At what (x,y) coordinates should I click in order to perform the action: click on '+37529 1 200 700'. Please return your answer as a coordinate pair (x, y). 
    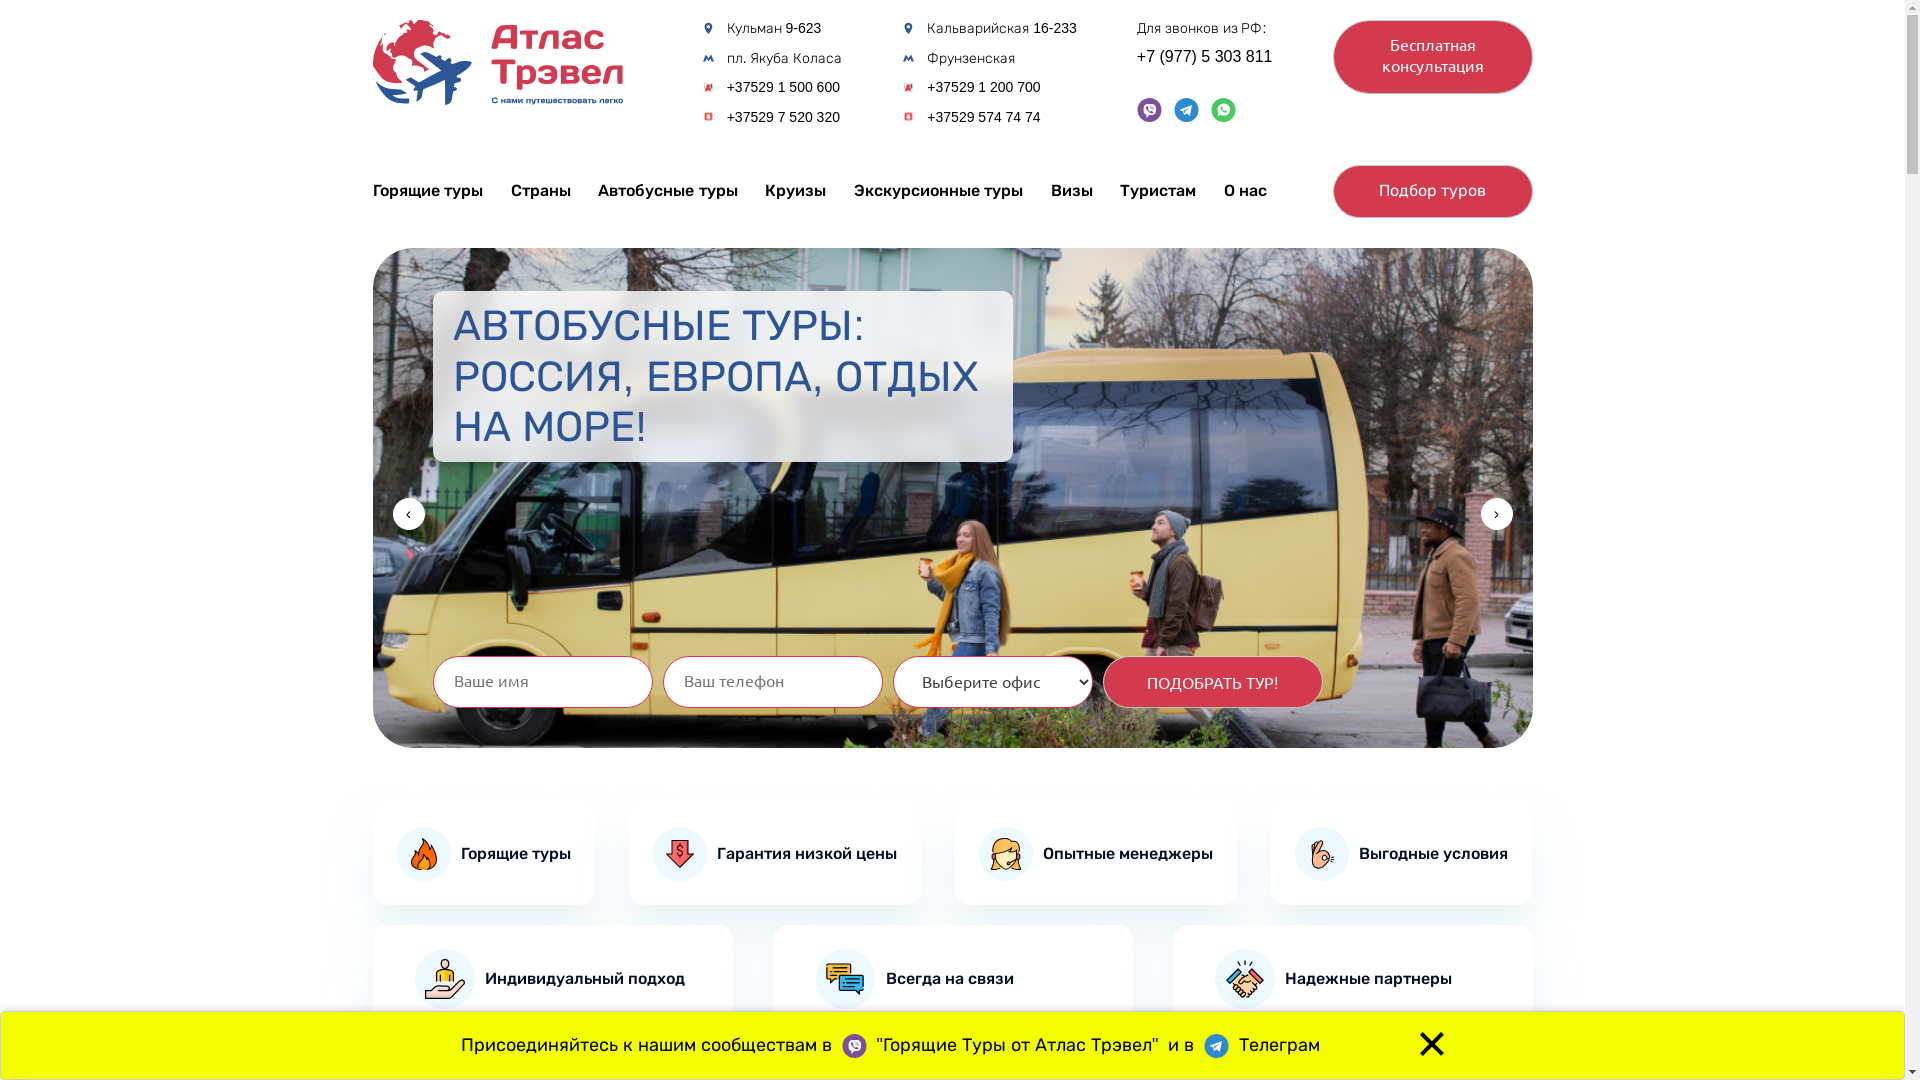
    Looking at the image, I should click on (925, 86).